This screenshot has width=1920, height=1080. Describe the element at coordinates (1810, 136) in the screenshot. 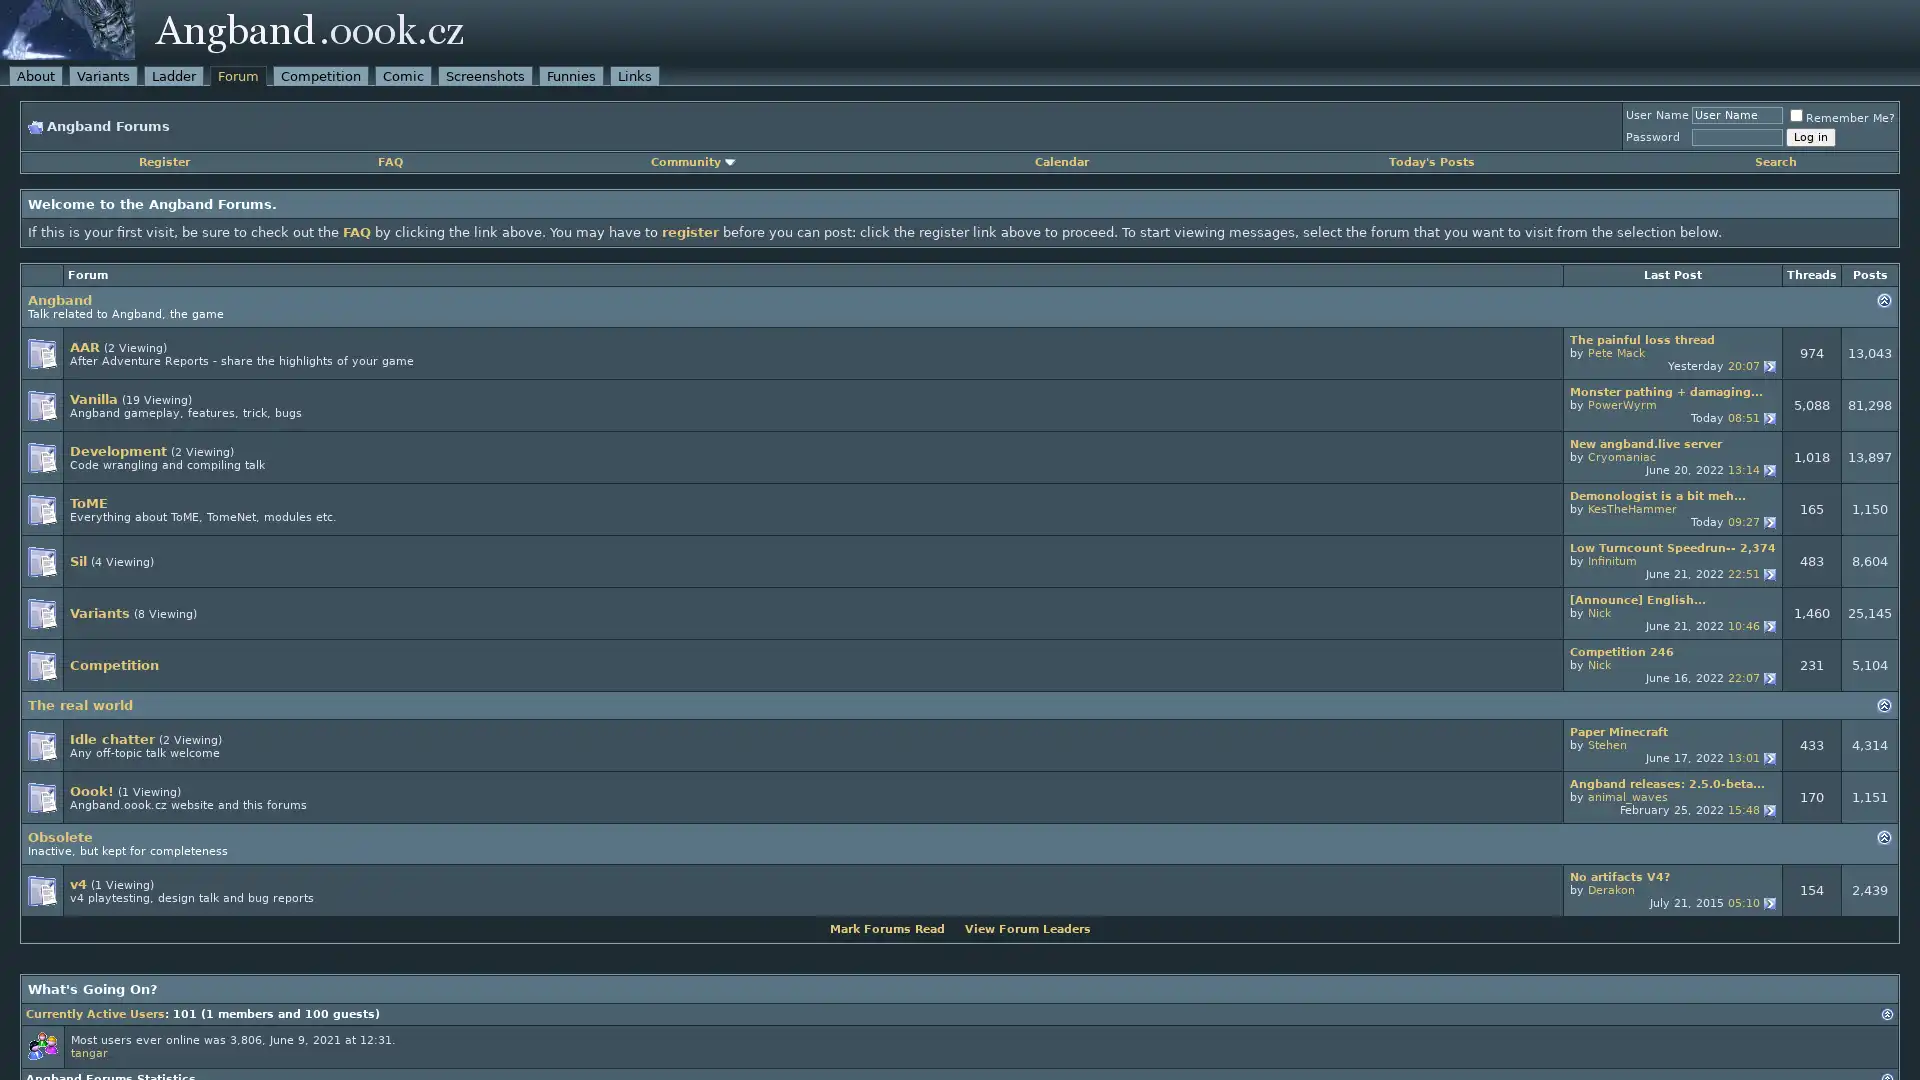

I see `Log in` at that location.